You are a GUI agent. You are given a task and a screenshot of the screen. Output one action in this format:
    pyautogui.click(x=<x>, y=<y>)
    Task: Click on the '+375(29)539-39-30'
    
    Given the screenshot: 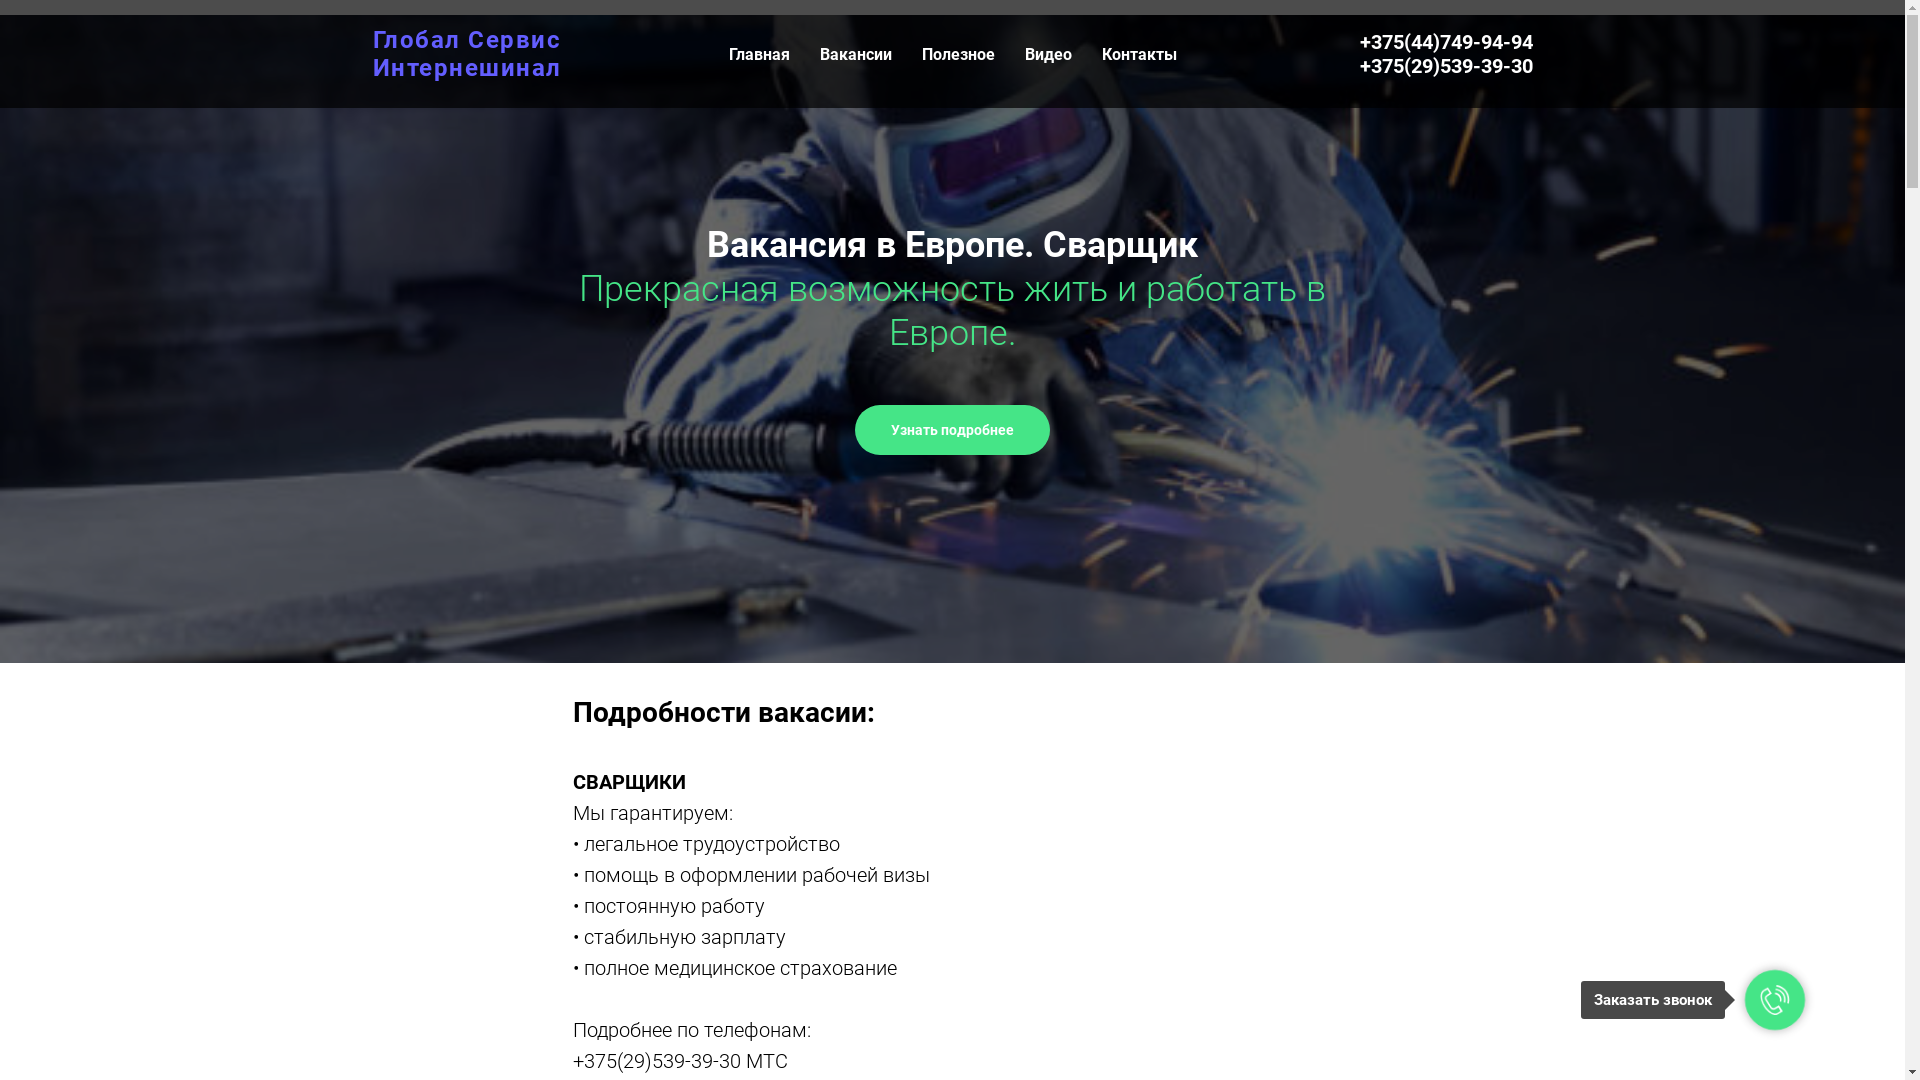 What is the action you would take?
    pyautogui.click(x=1446, y=64)
    